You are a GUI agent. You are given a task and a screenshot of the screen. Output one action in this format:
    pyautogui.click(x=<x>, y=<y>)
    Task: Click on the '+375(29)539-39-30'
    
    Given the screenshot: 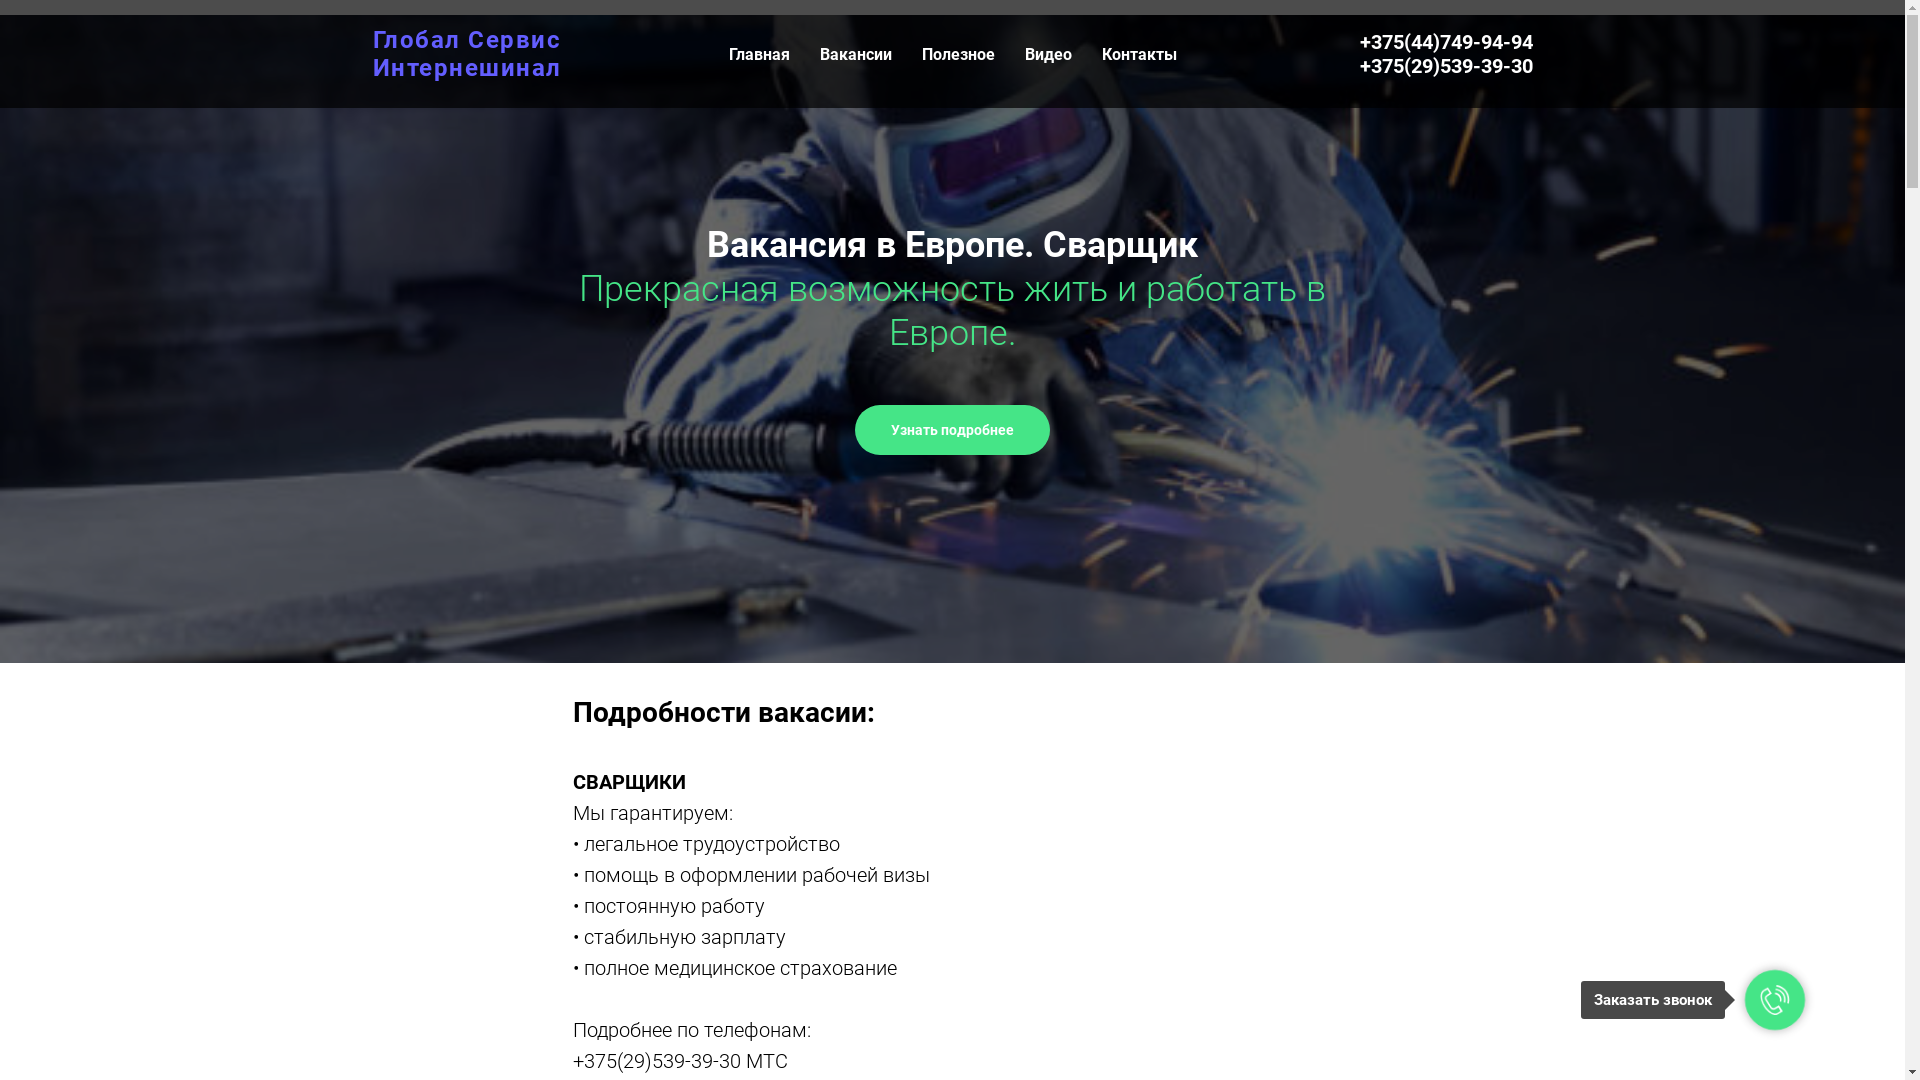 What is the action you would take?
    pyautogui.click(x=1446, y=64)
    